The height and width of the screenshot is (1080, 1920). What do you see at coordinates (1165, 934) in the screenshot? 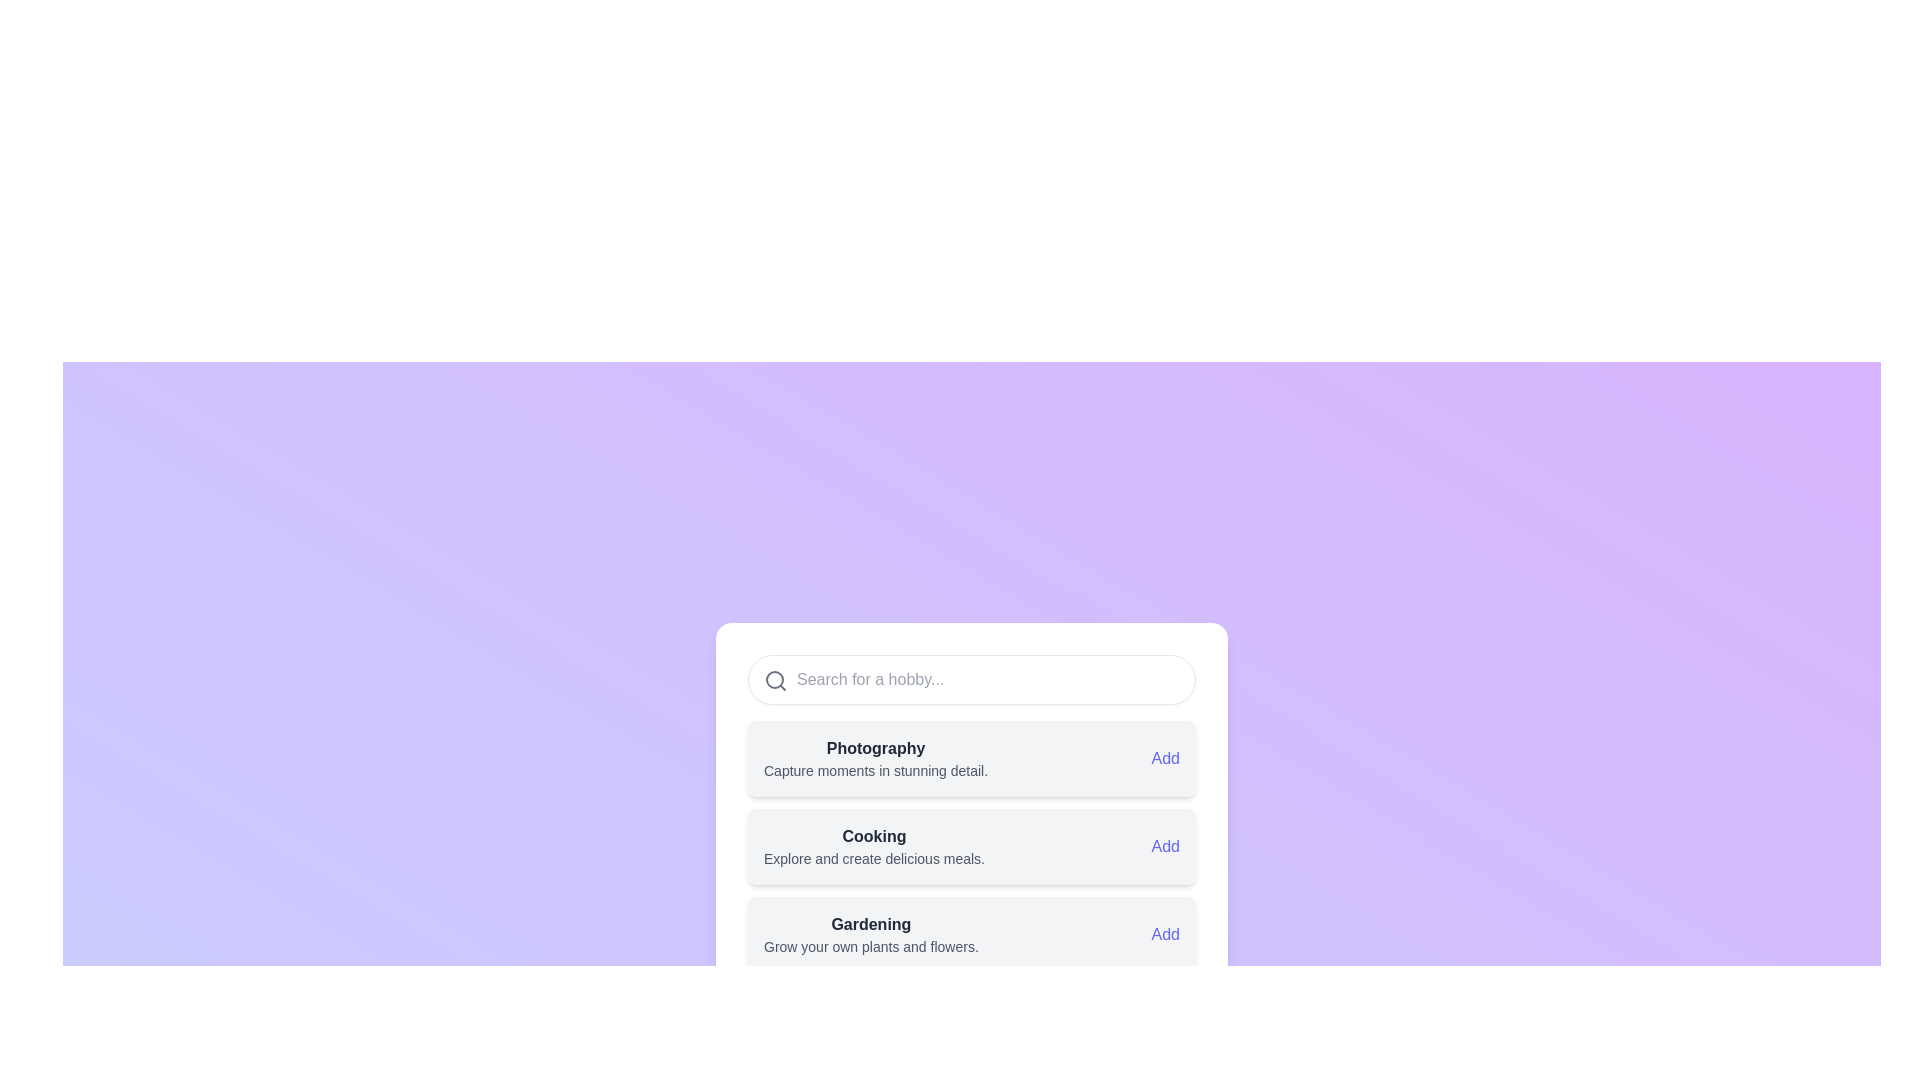
I see `the 'Add' button located in the top-right corner of the bottom card in the vertically stacked list` at bounding box center [1165, 934].